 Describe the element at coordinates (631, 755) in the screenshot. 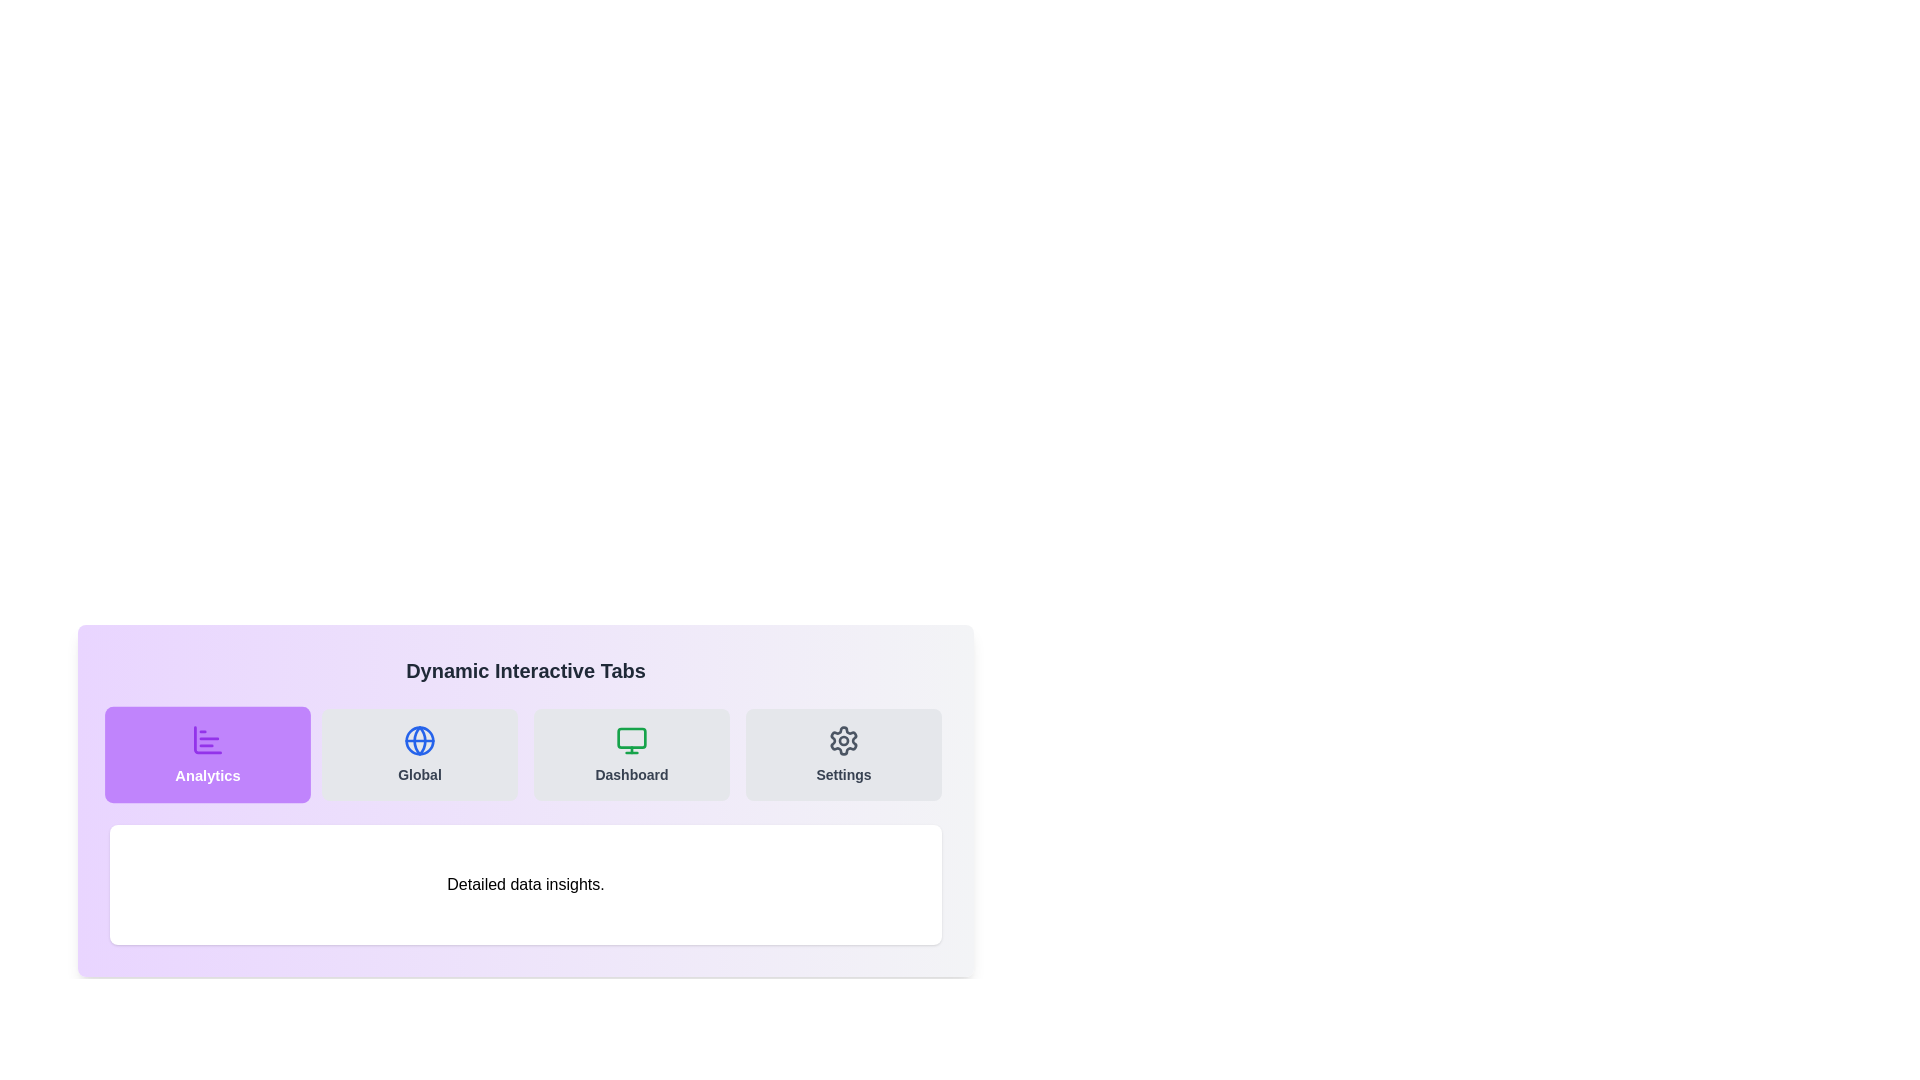

I see `the 'Dashboard' button, which is a rectangular card with rounded corners, featuring a green monitor icon above the text 'Dashboard'. It is the third card in a grid layout, positioned between the 'Global' and 'Settings' cards` at that location.